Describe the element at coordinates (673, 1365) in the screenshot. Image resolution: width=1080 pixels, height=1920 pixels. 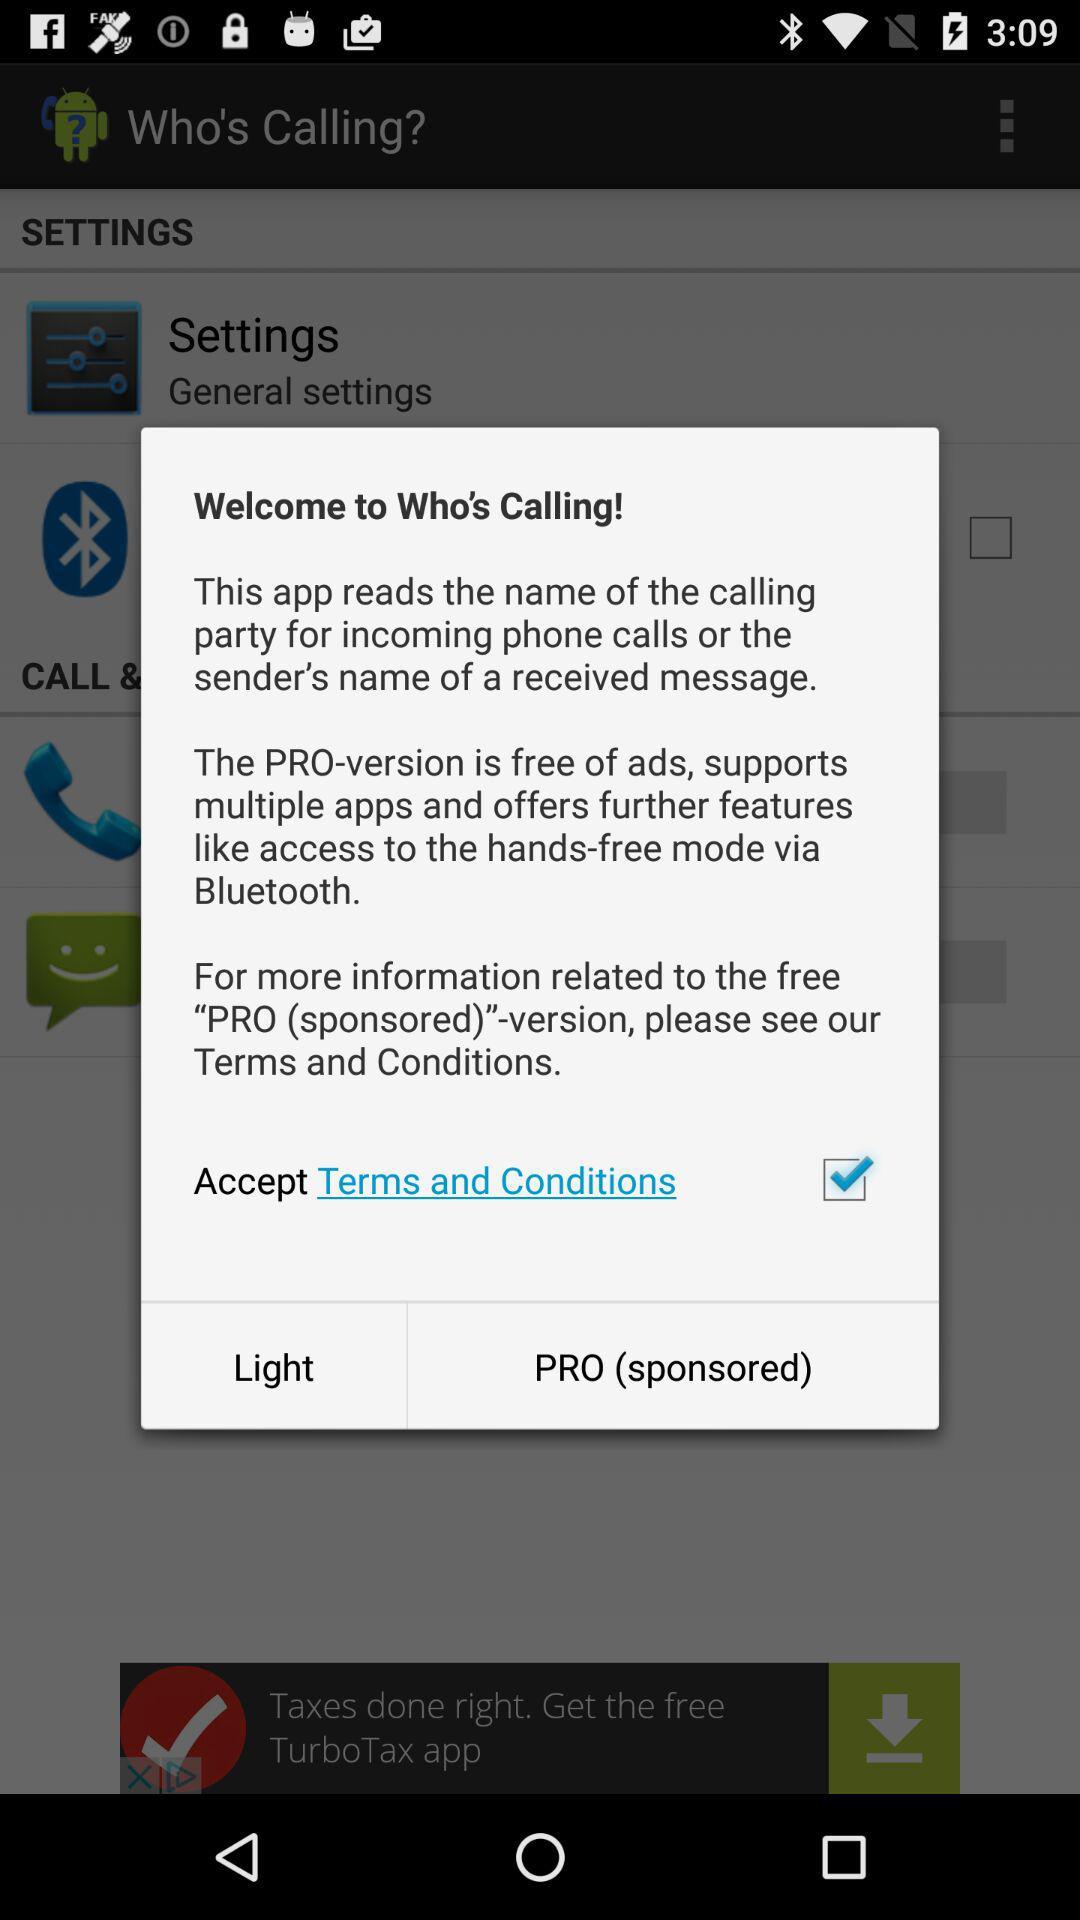
I see `the item to the right of the light button` at that location.